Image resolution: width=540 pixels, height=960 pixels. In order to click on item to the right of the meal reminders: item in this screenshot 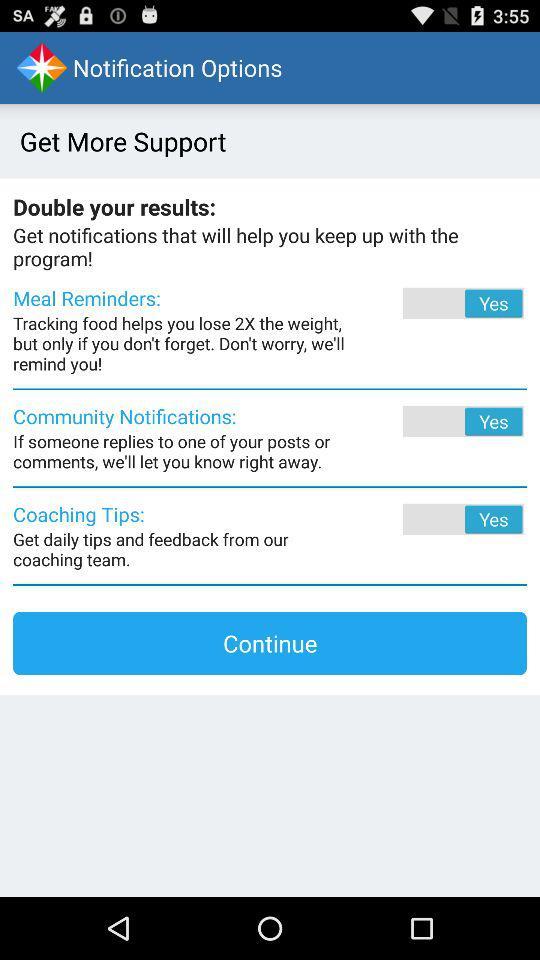, I will do `click(435, 303)`.